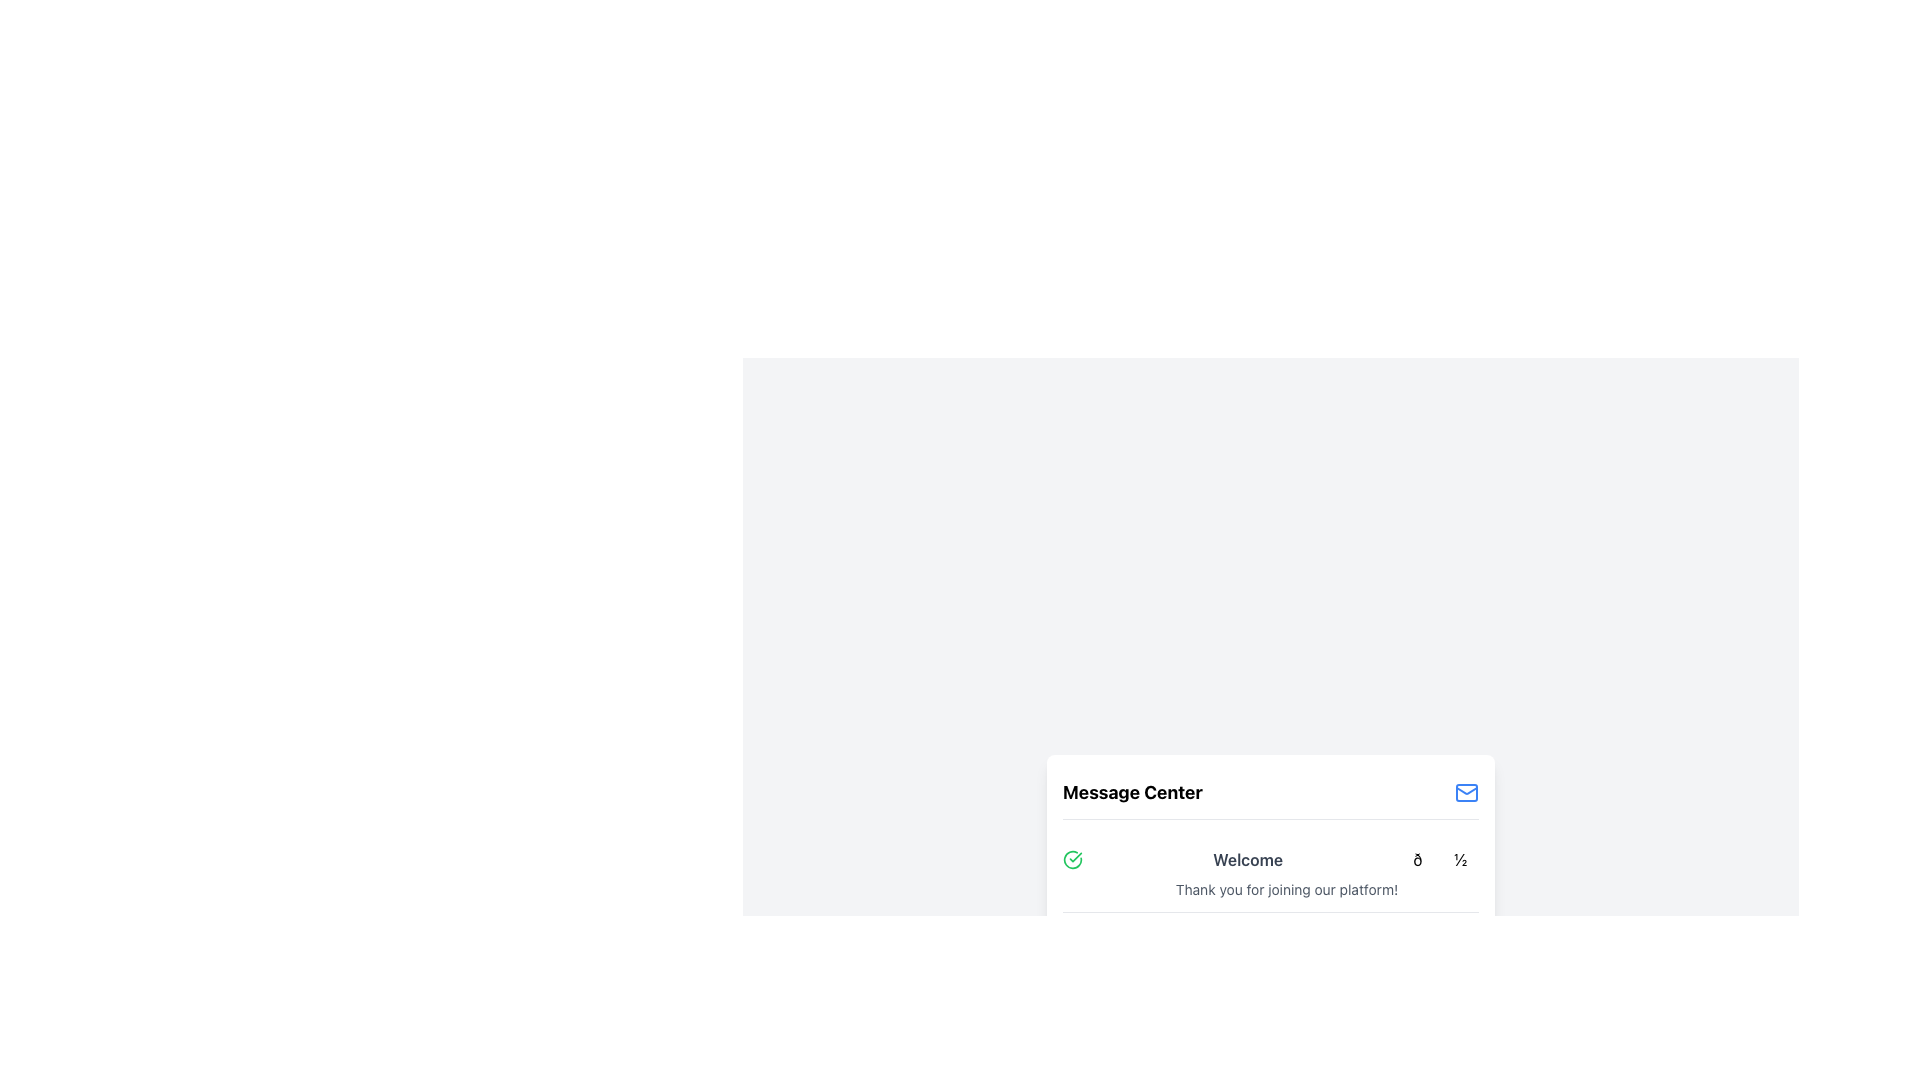 The width and height of the screenshot is (1920, 1080). What do you see at coordinates (1270, 873) in the screenshot?
I see `text content of the Informational Text Block displaying 'Welcome' and 'Thank you for joining our platform!' located in the Message Center panel` at bounding box center [1270, 873].